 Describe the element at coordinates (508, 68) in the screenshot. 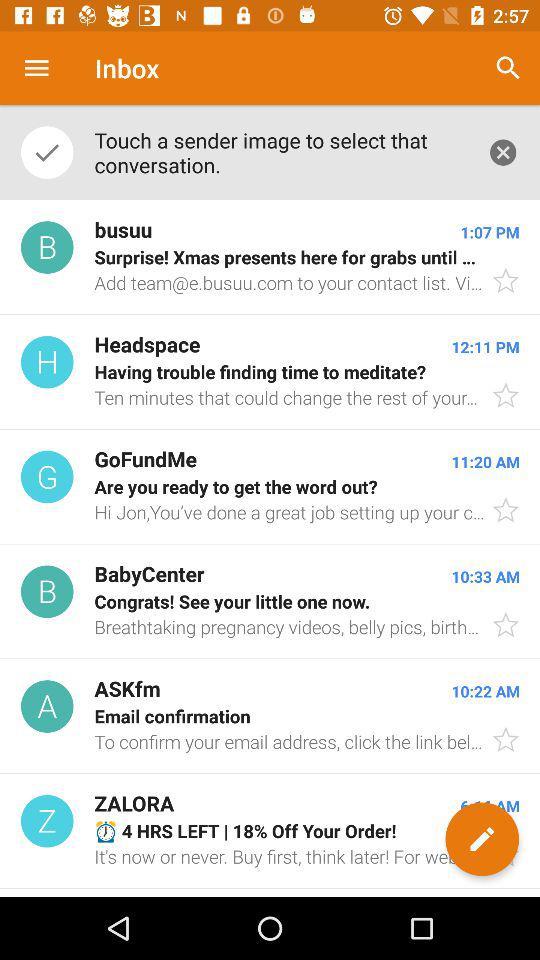

I see `icon next to touch a sender icon` at that location.